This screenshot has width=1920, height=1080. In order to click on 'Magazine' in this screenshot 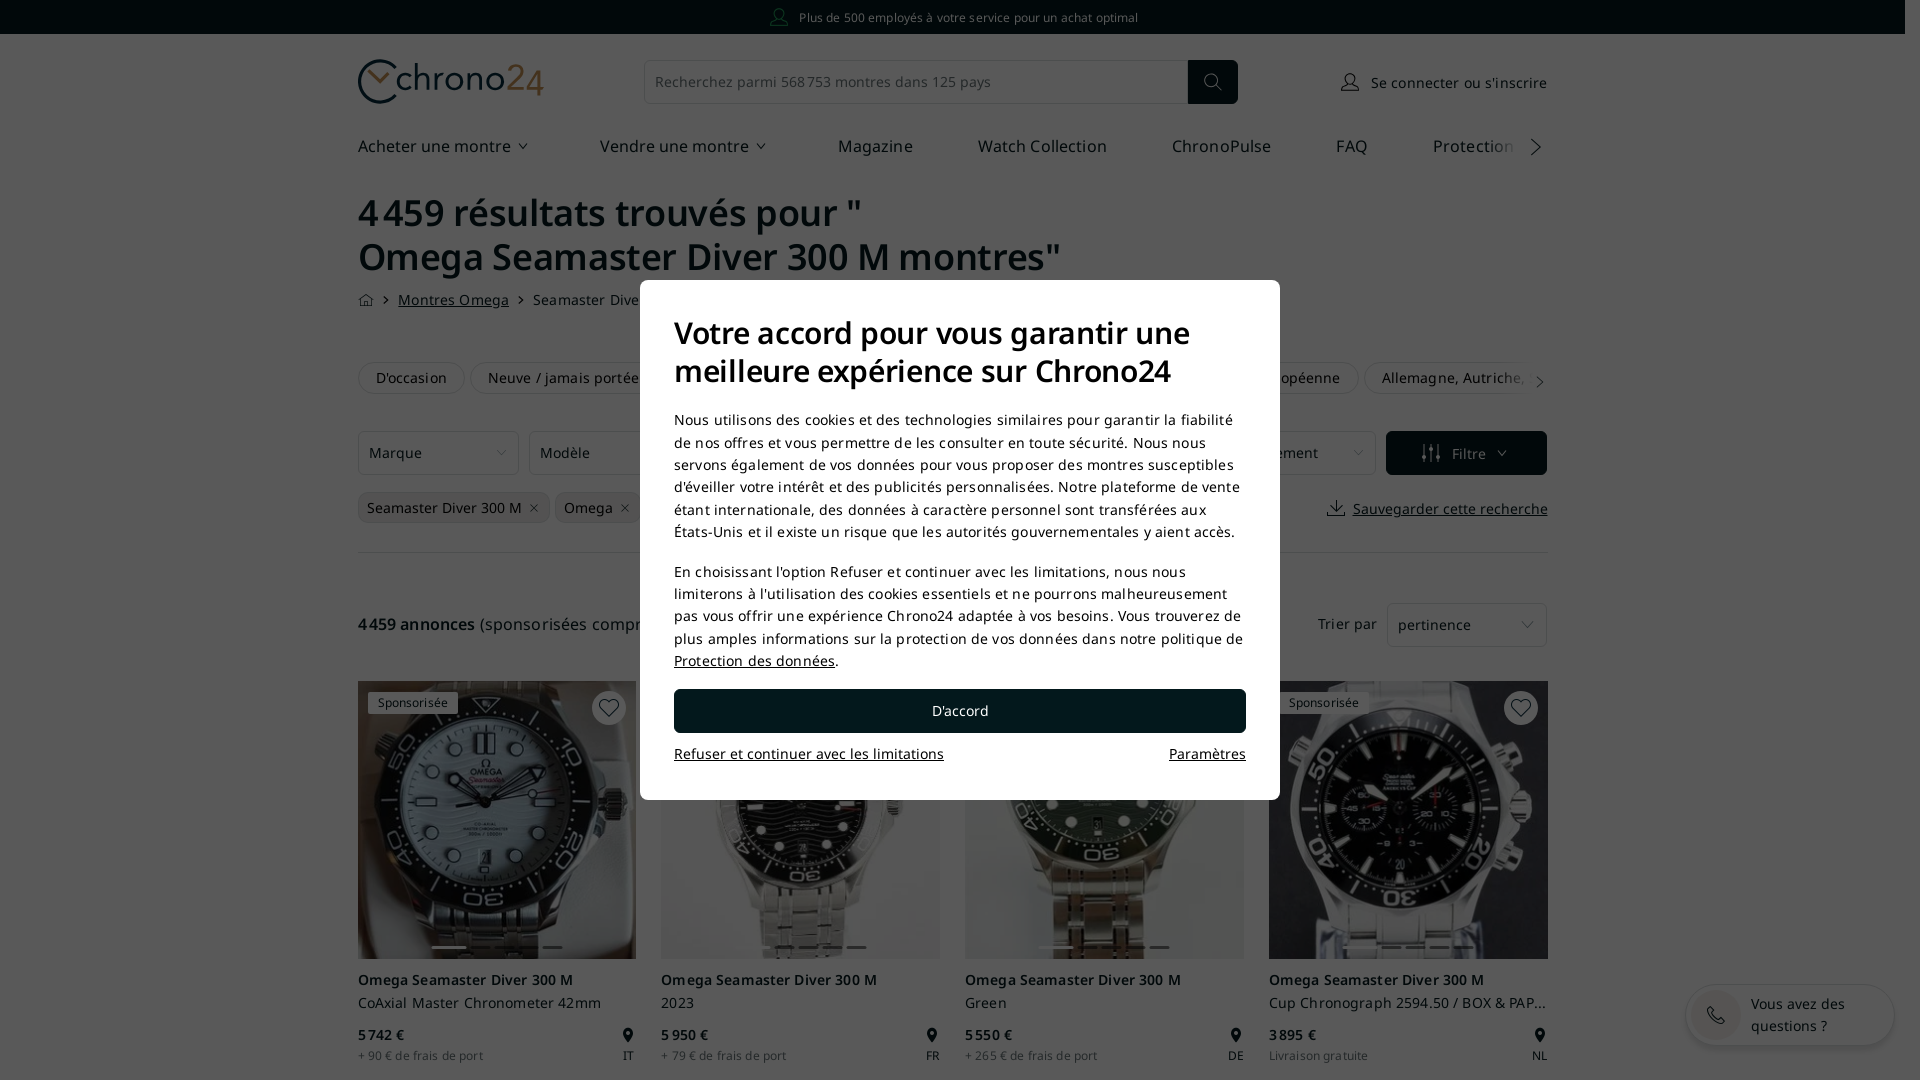, I will do `click(875, 146)`.